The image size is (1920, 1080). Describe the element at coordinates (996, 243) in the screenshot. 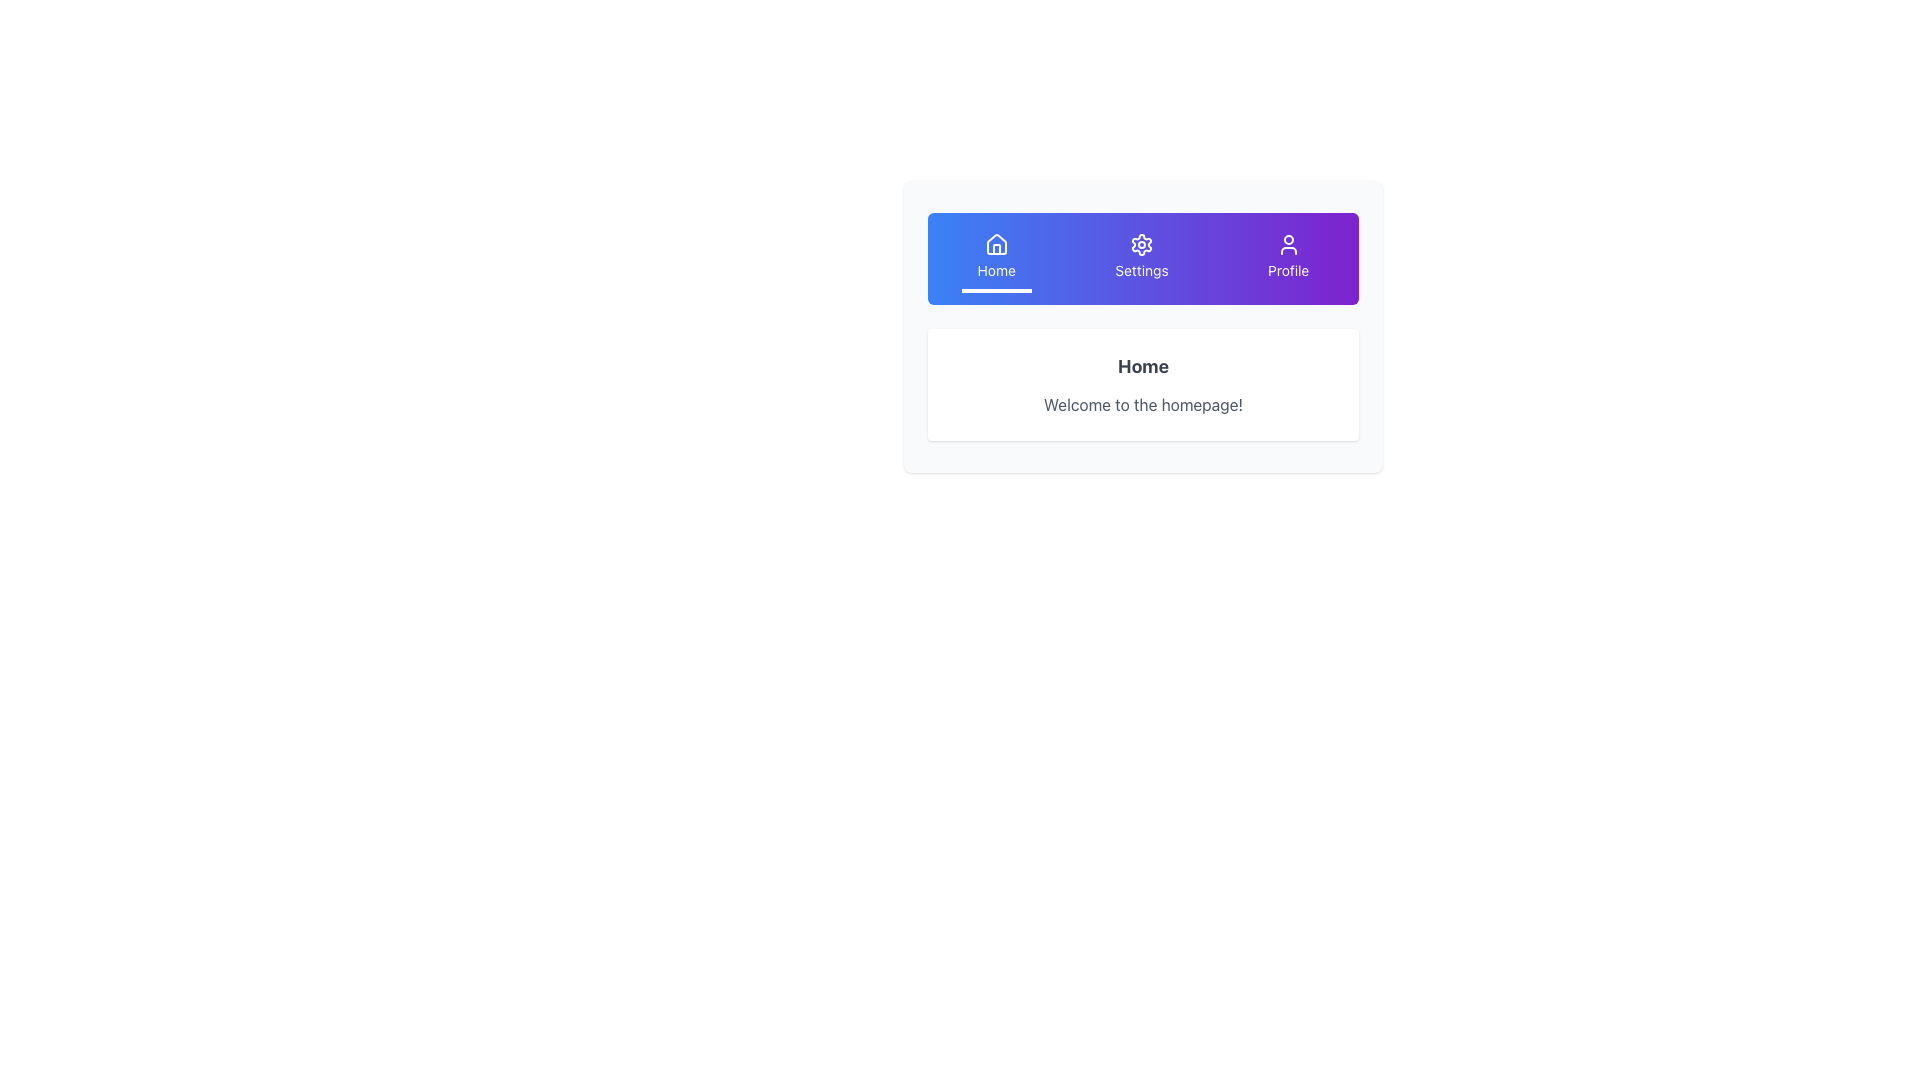

I see `the home icon, which is a simple stroke-based graphical representation of a house located in the blue section of the header bar, and is the leftmost icon among other icons` at that location.